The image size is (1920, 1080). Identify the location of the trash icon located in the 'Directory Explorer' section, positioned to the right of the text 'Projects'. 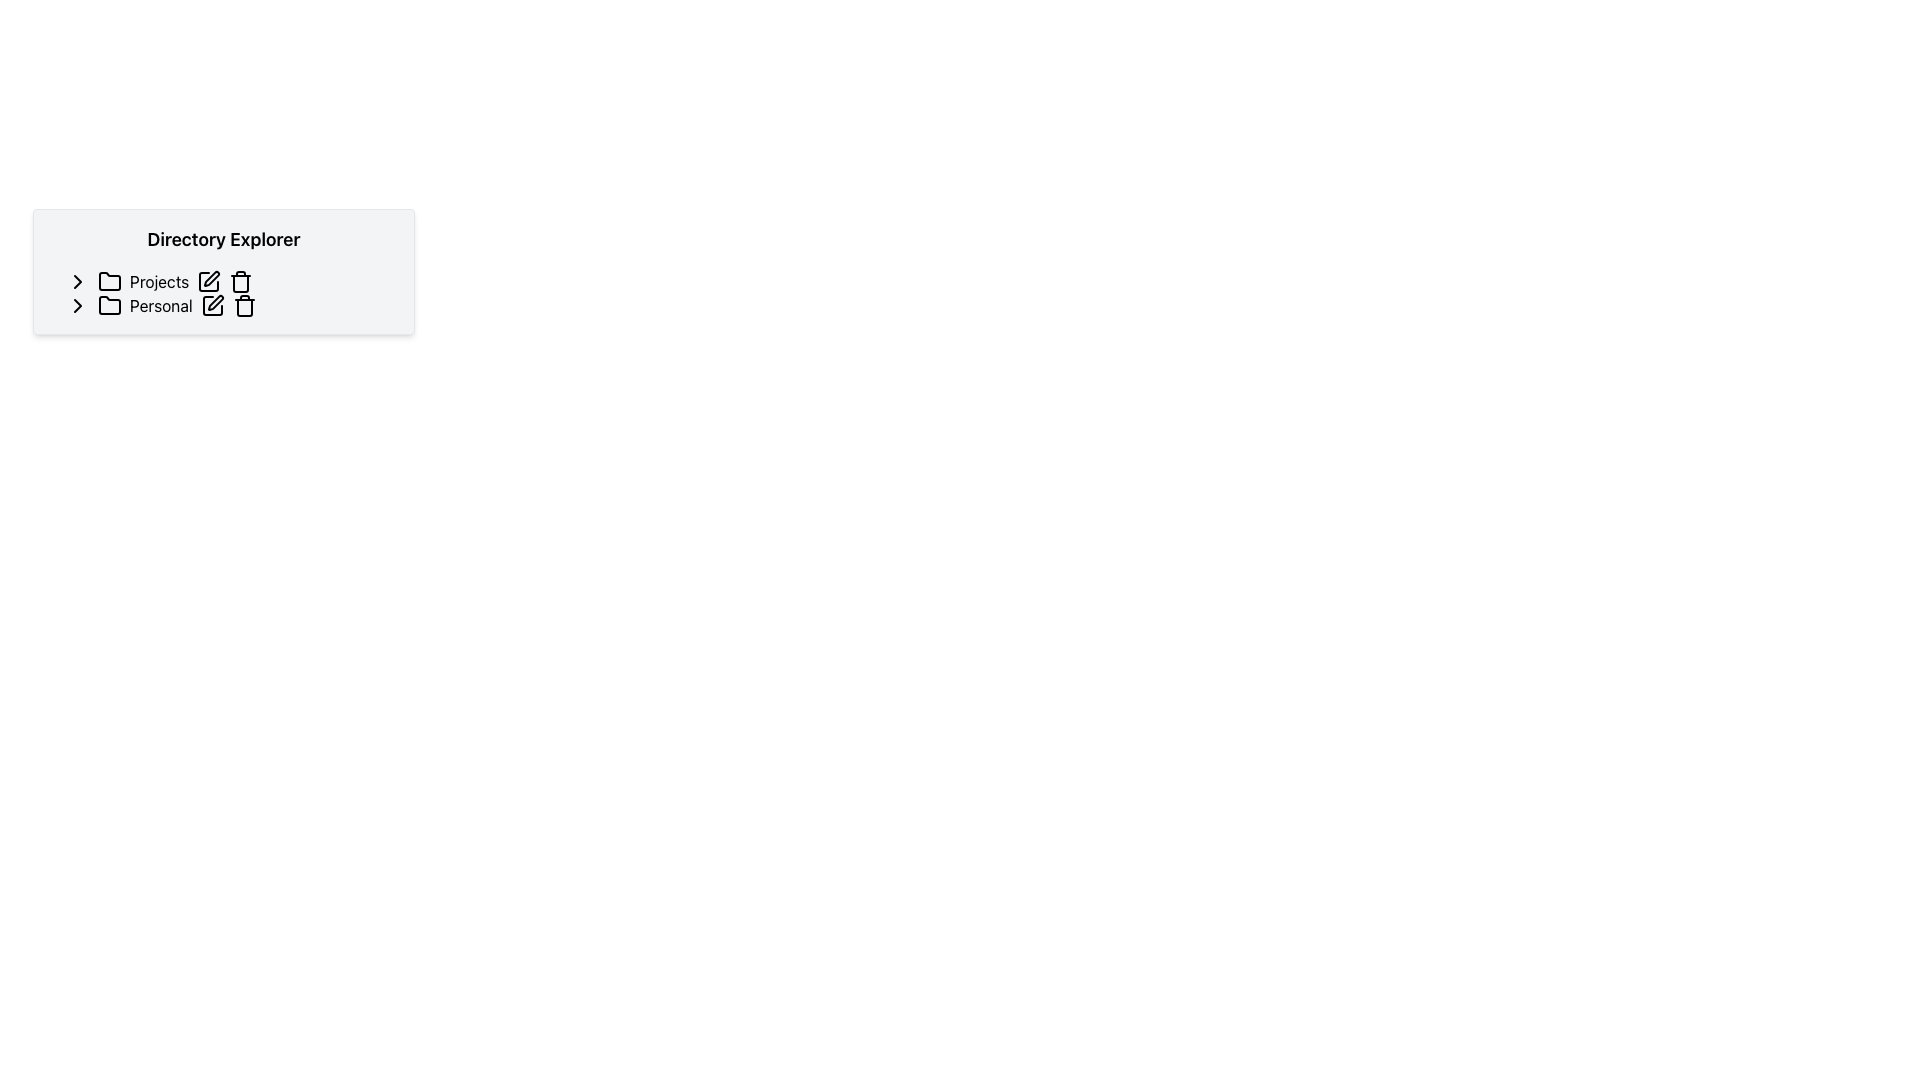
(240, 284).